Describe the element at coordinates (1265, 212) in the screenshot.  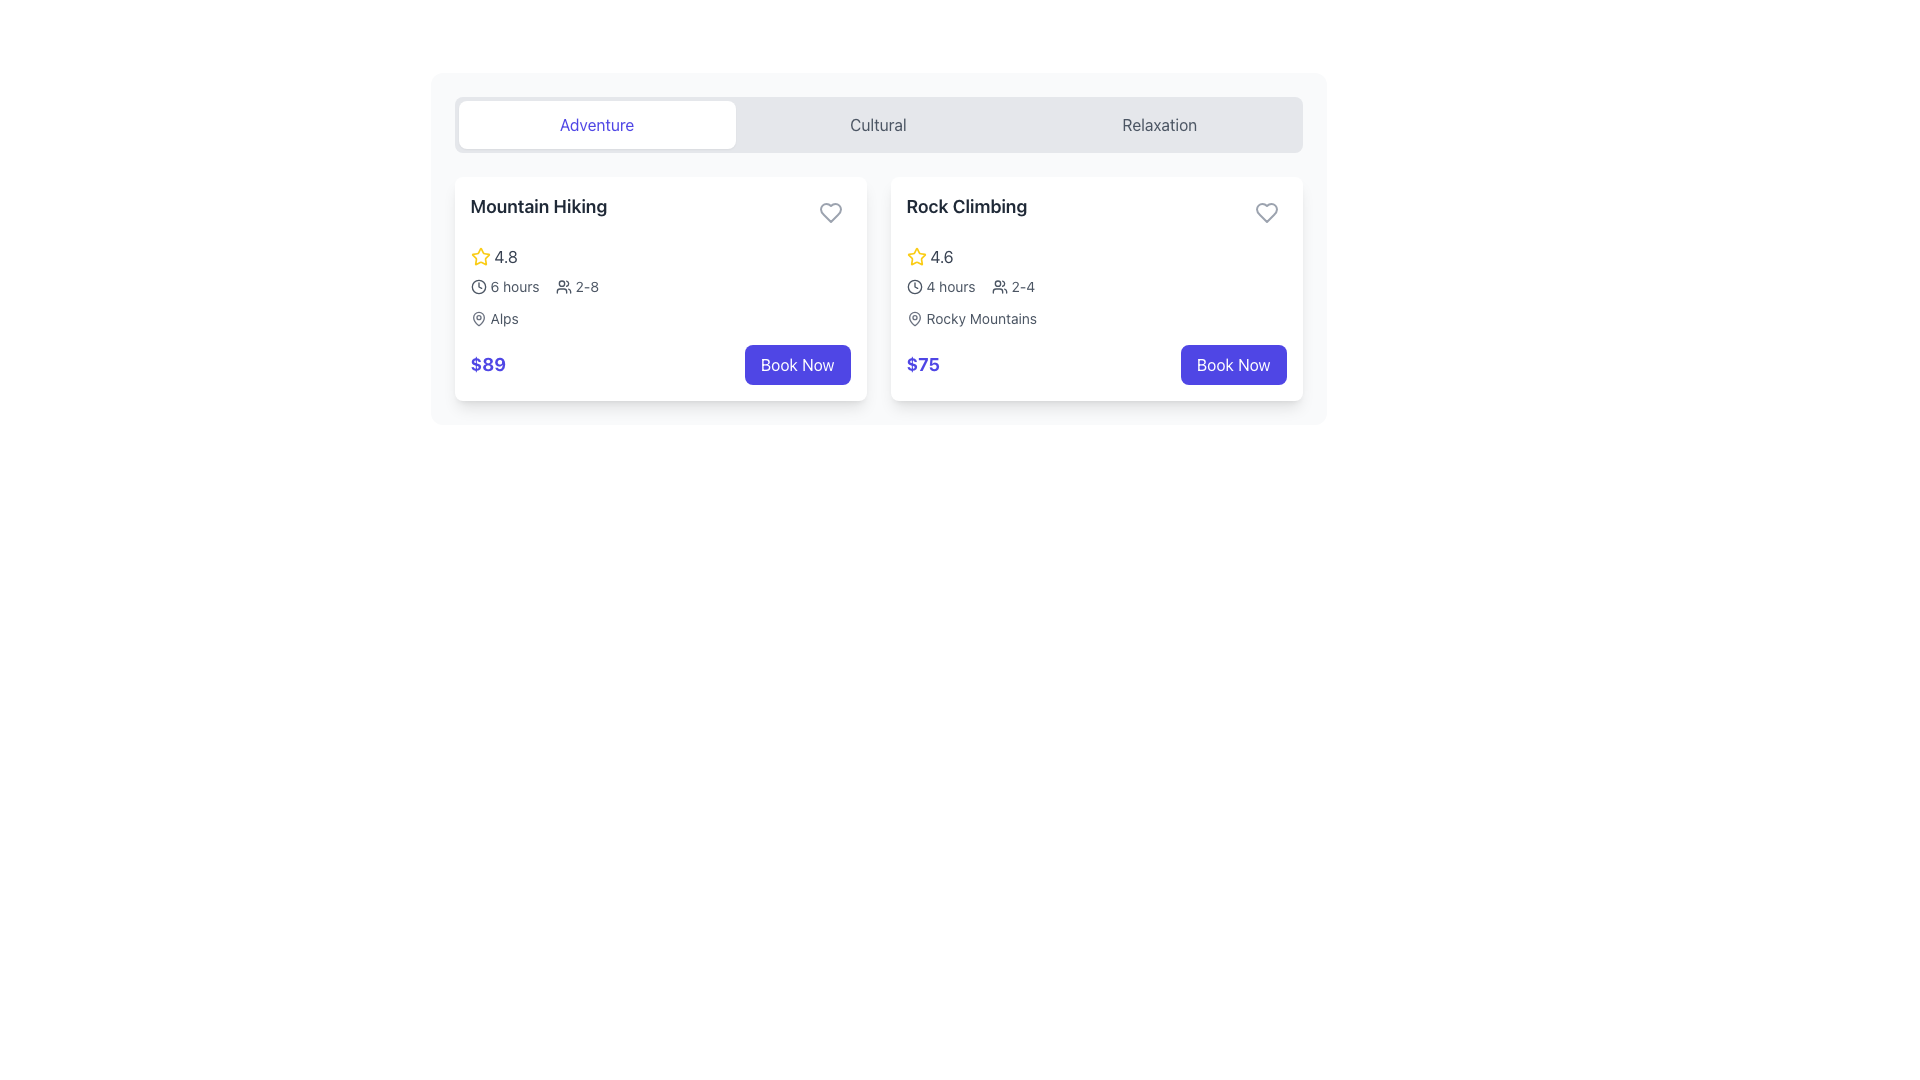
I see `the heart icon in the top-right corner of the 'Rock Climbing' card to like the item` at that location.